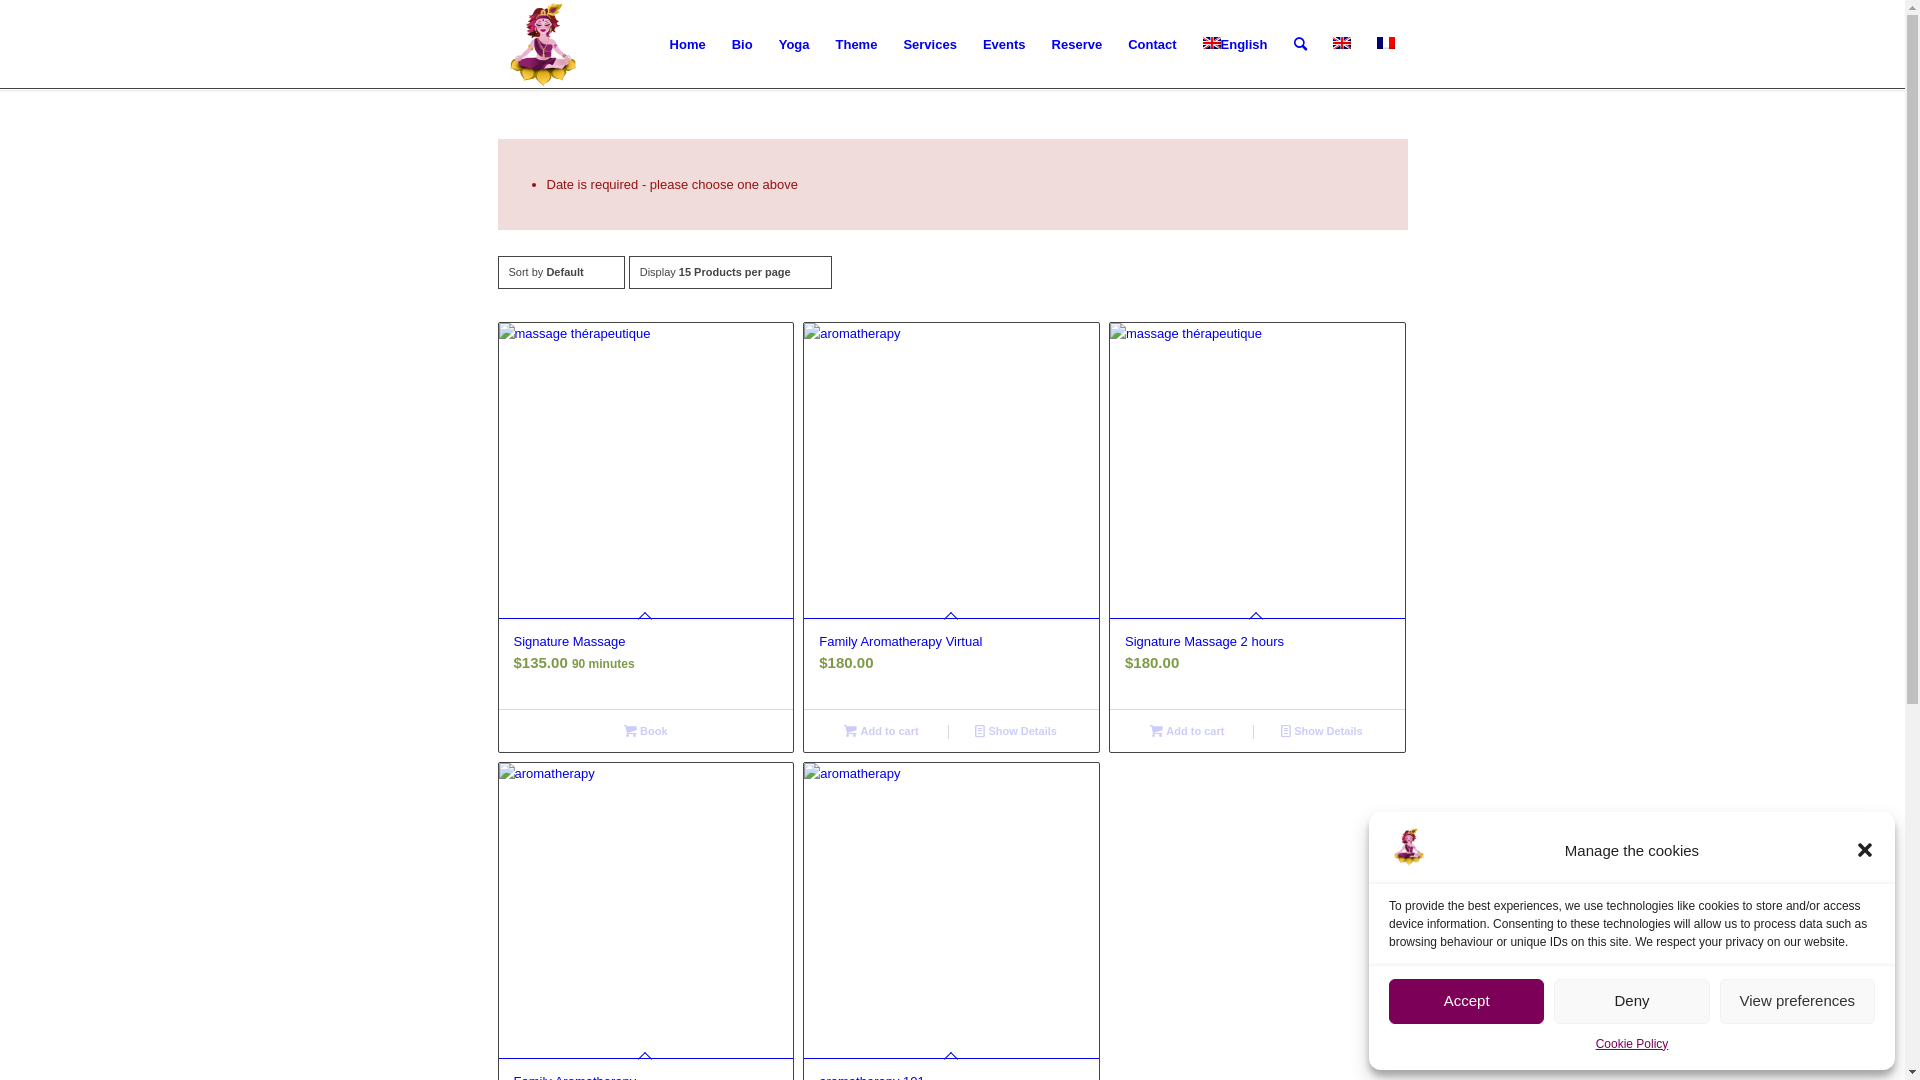 This screenshot has width=1920, height=1080. Describe the element at coordinates (1631, 1001) in the screenshot. I see `'Deny'` at that location.